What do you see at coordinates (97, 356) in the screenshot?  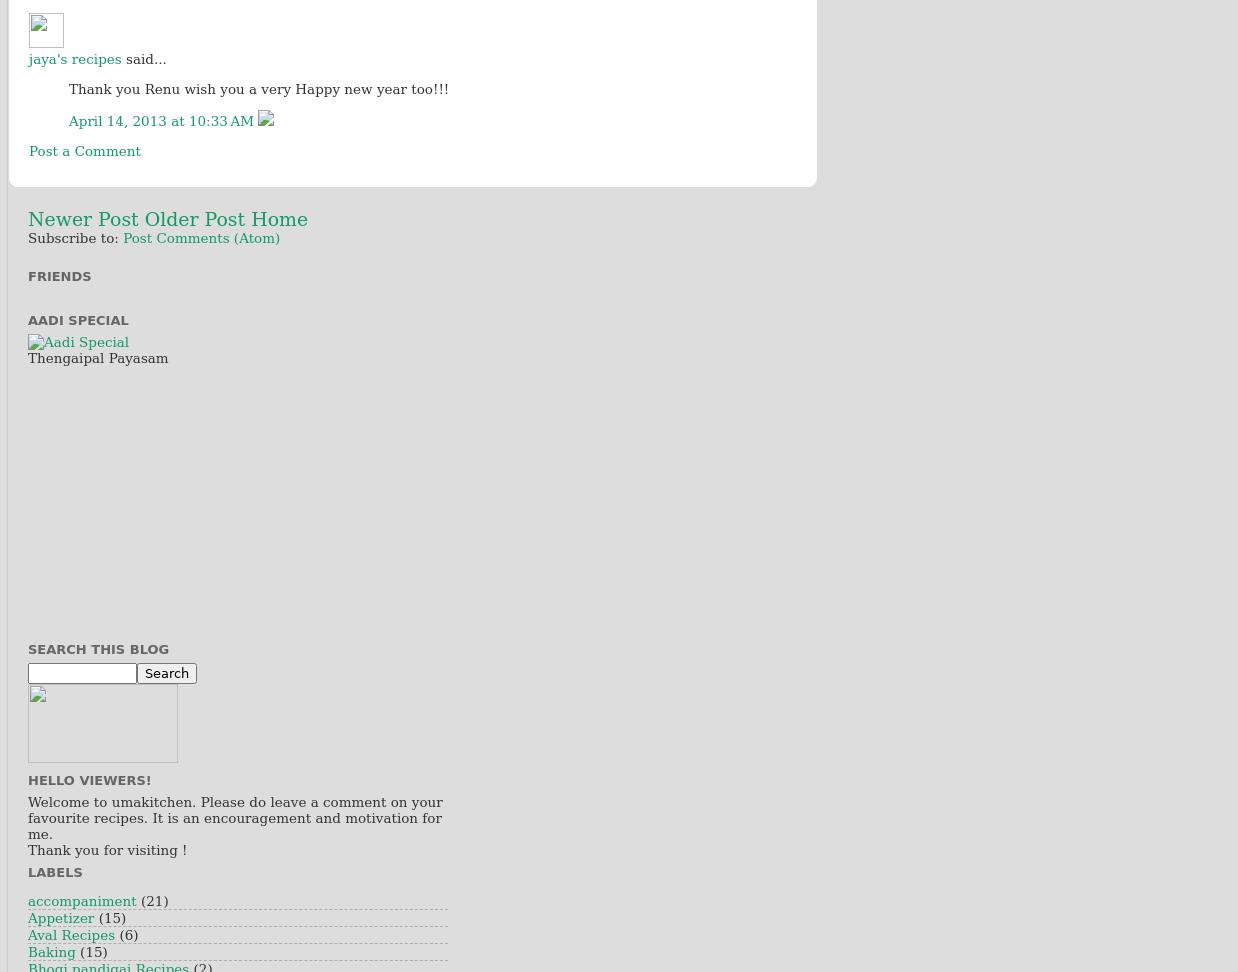 I see `'Thengaipal Payasam'` at bounding box center [97, 356].